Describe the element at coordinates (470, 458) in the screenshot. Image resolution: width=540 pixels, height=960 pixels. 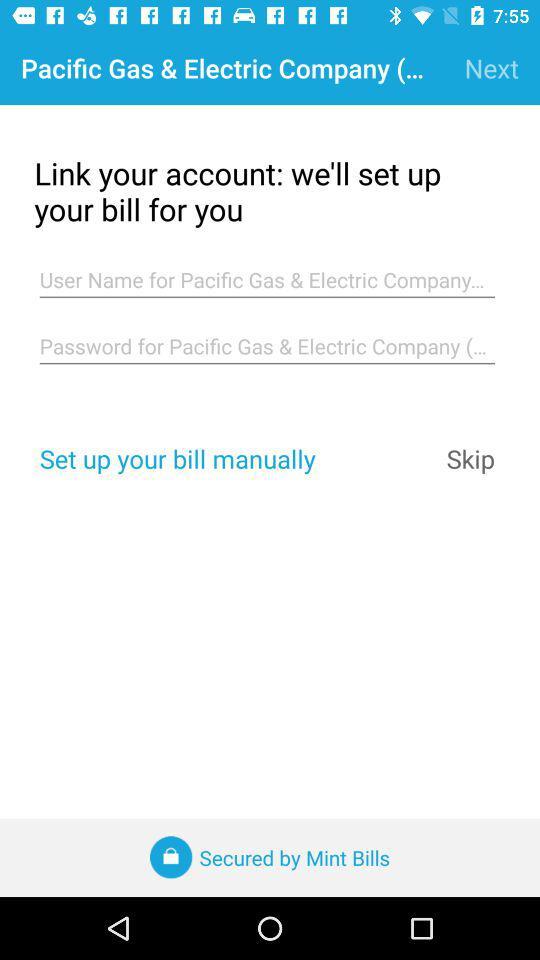
I see `item to the right of set up your icon` at that location.